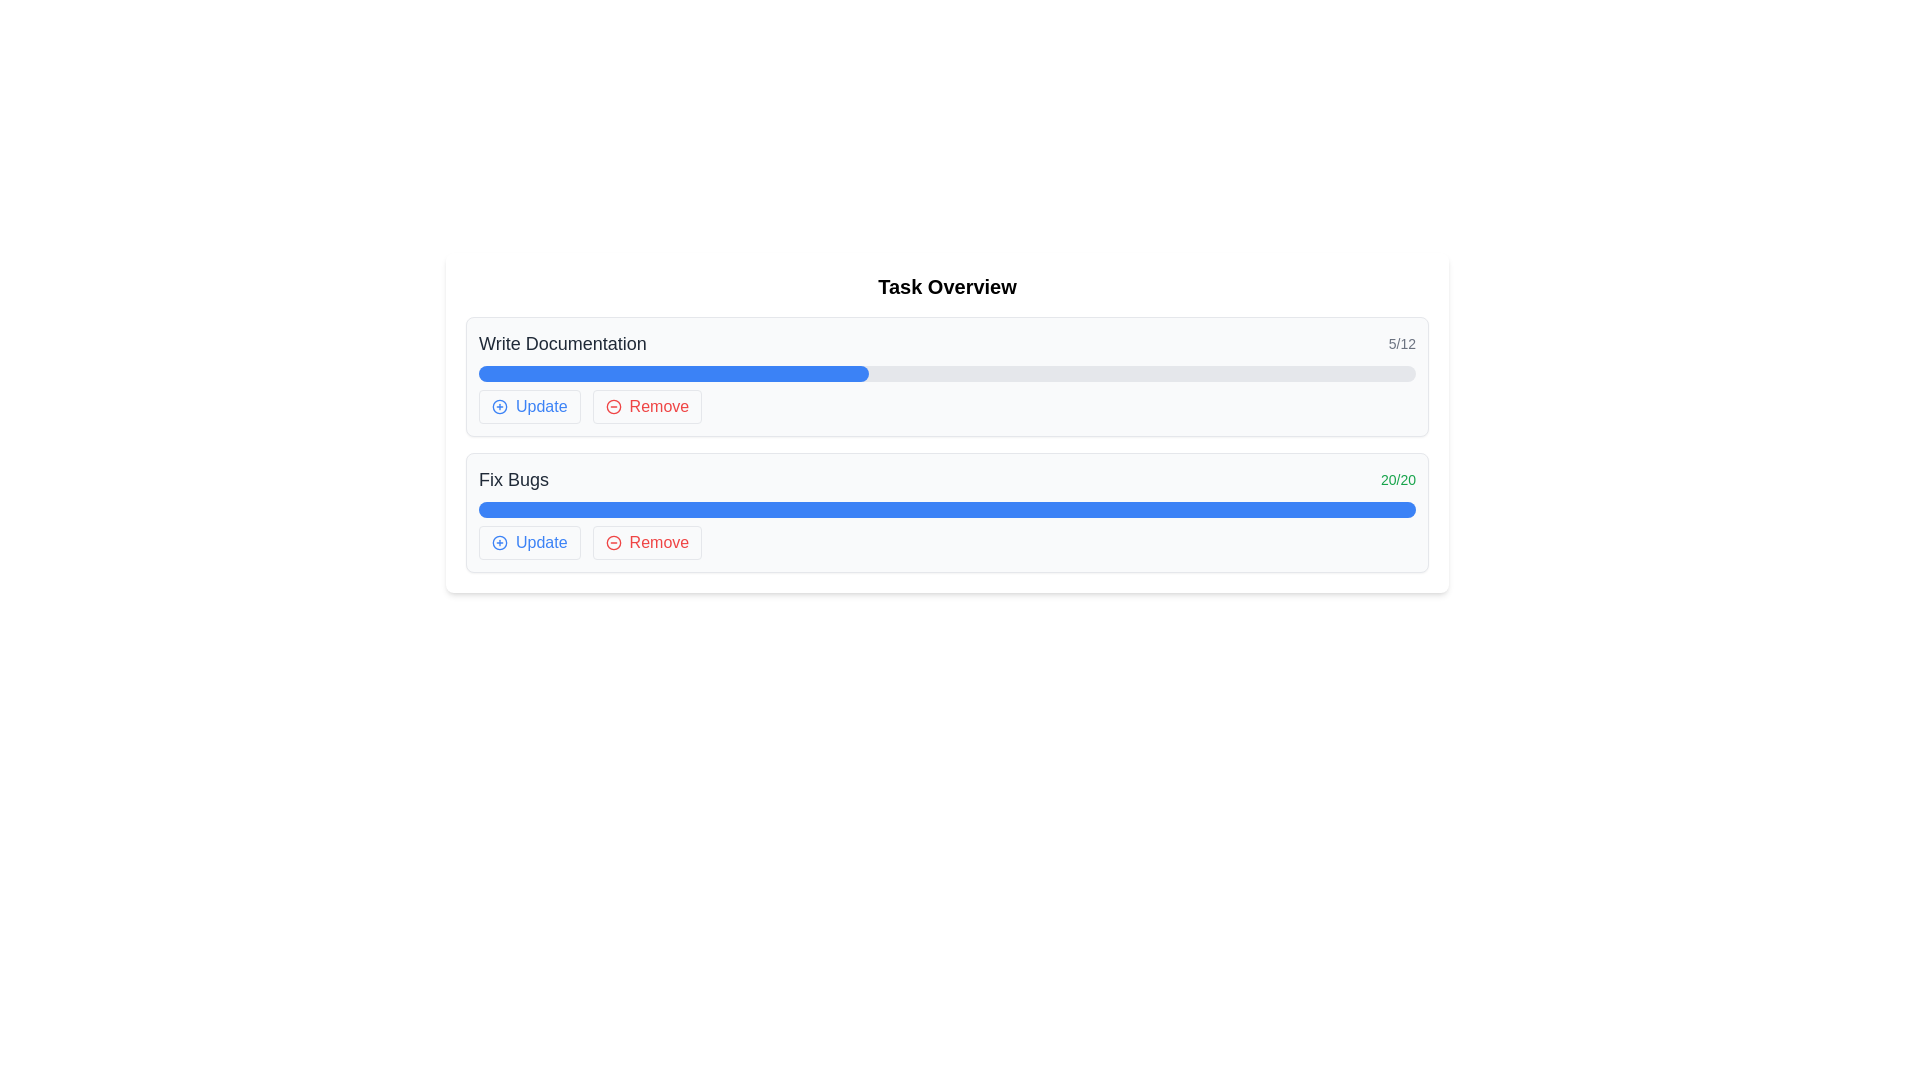 The height and width of the screenshot is (1080, 1920). What do you see at coordinates (674, 374) in the screenshot?
I see `the horizontal blue progress bar associated with the task labeled 'Write Documentation', which is located above the 'Update' and 'Remove' buttons` at bounding box center [674, 374].